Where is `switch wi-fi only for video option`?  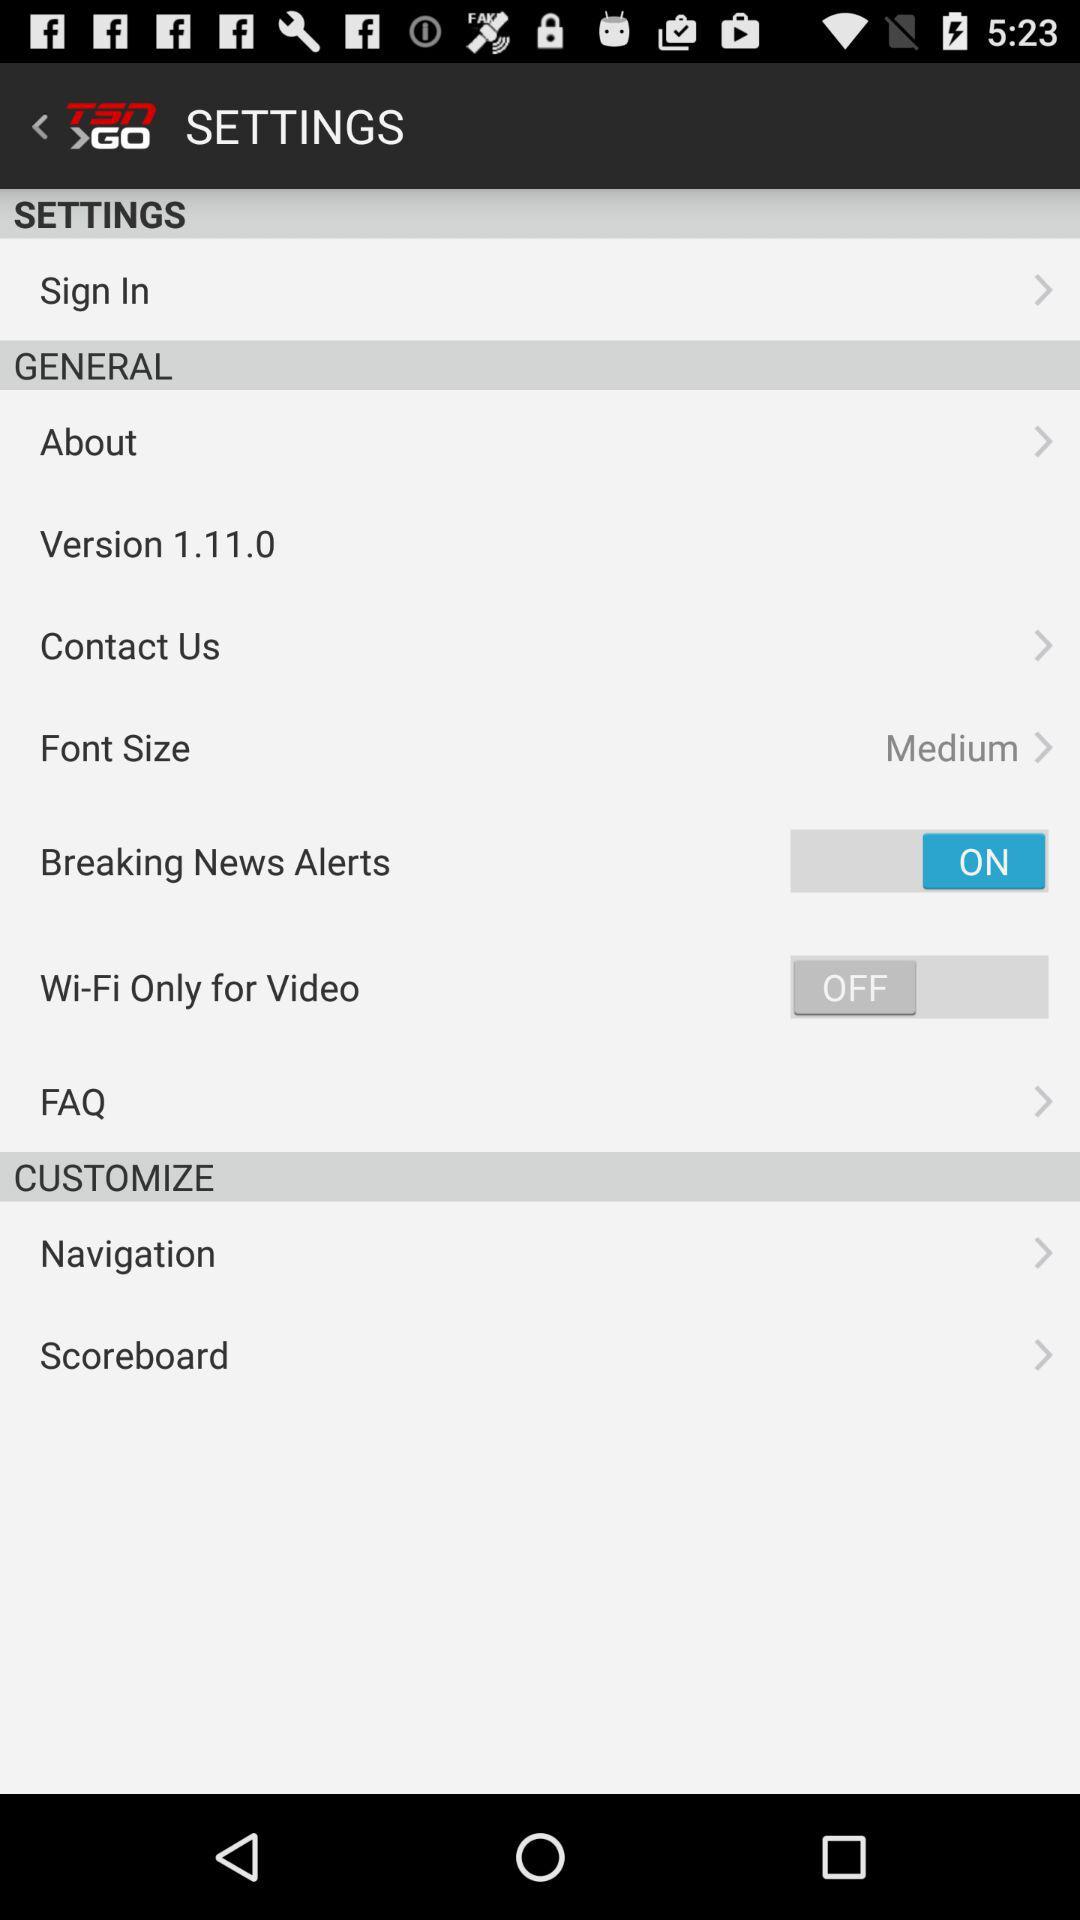
switch wi-fi only for video option is located at coordinates (919, 987).